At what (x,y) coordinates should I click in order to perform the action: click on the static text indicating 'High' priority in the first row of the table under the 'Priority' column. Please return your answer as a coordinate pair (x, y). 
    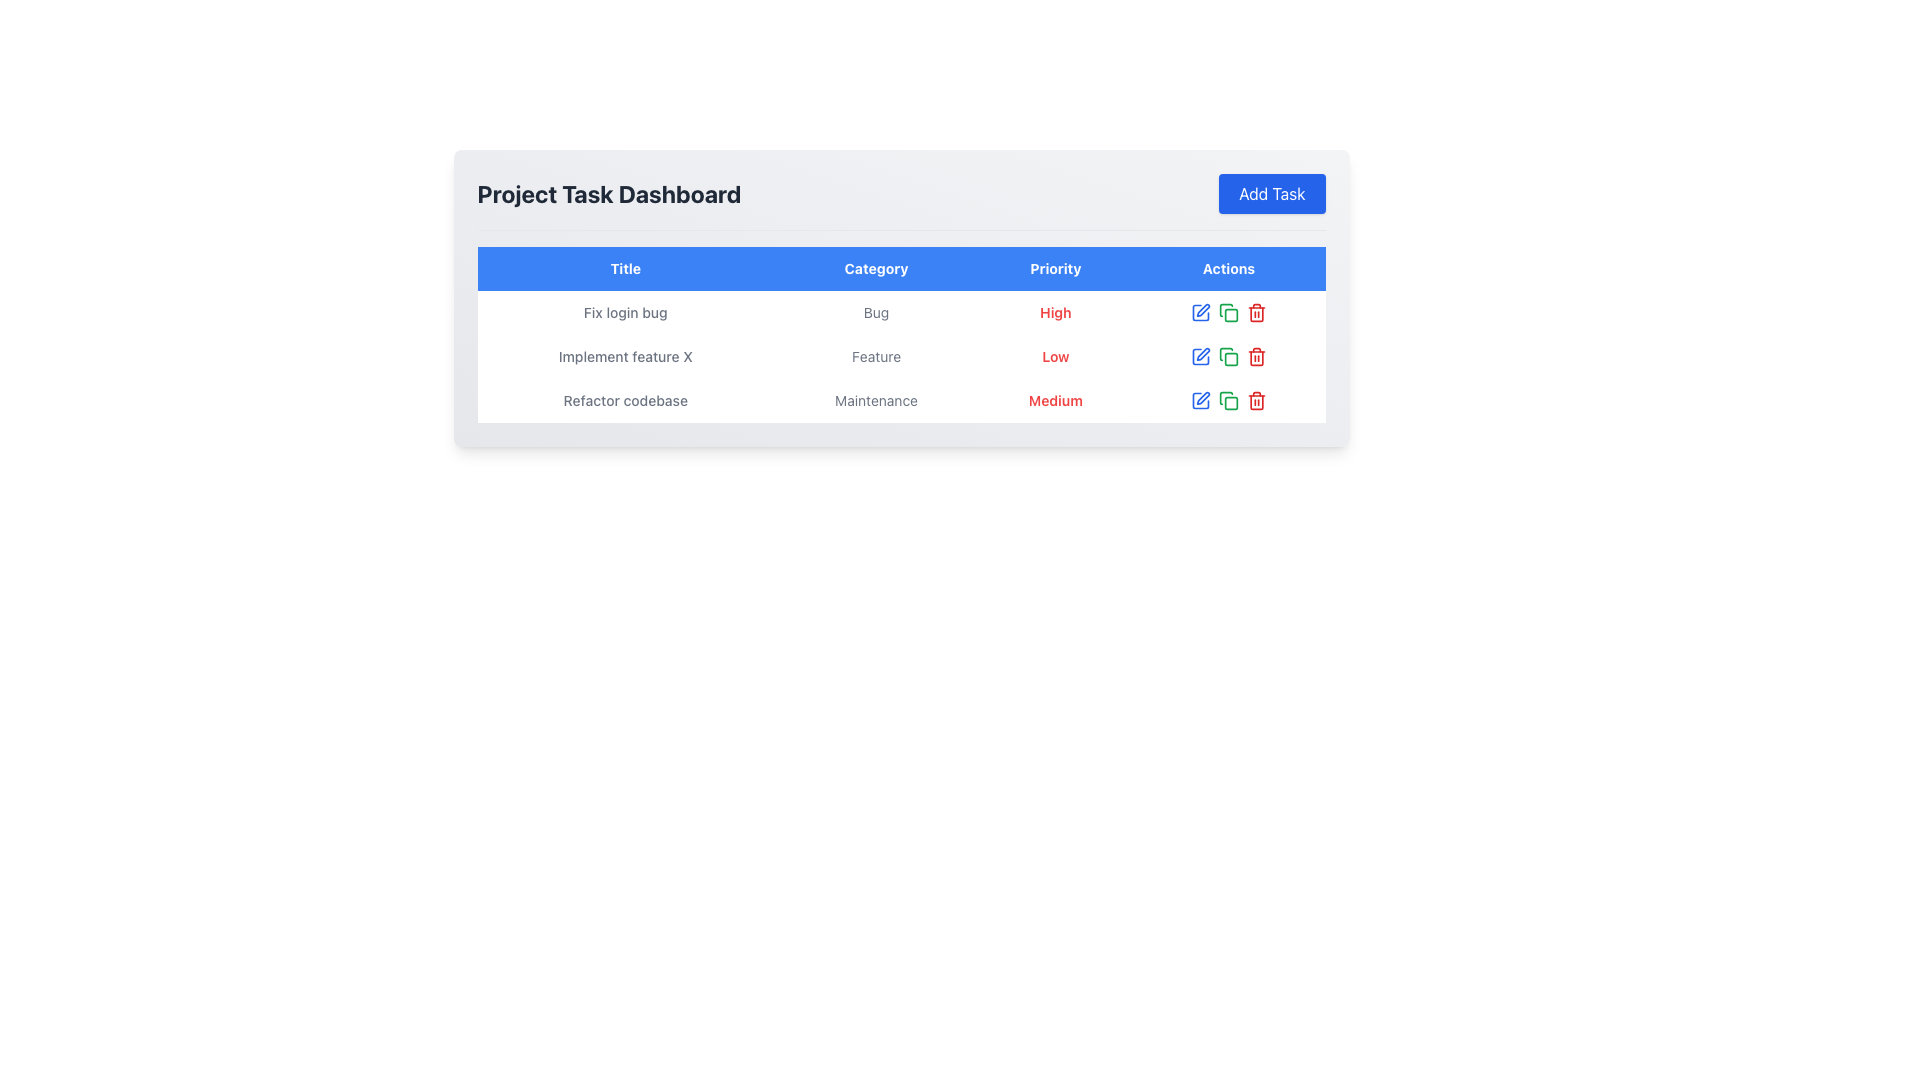
    Looking at the image, I should click on (1054, 312).